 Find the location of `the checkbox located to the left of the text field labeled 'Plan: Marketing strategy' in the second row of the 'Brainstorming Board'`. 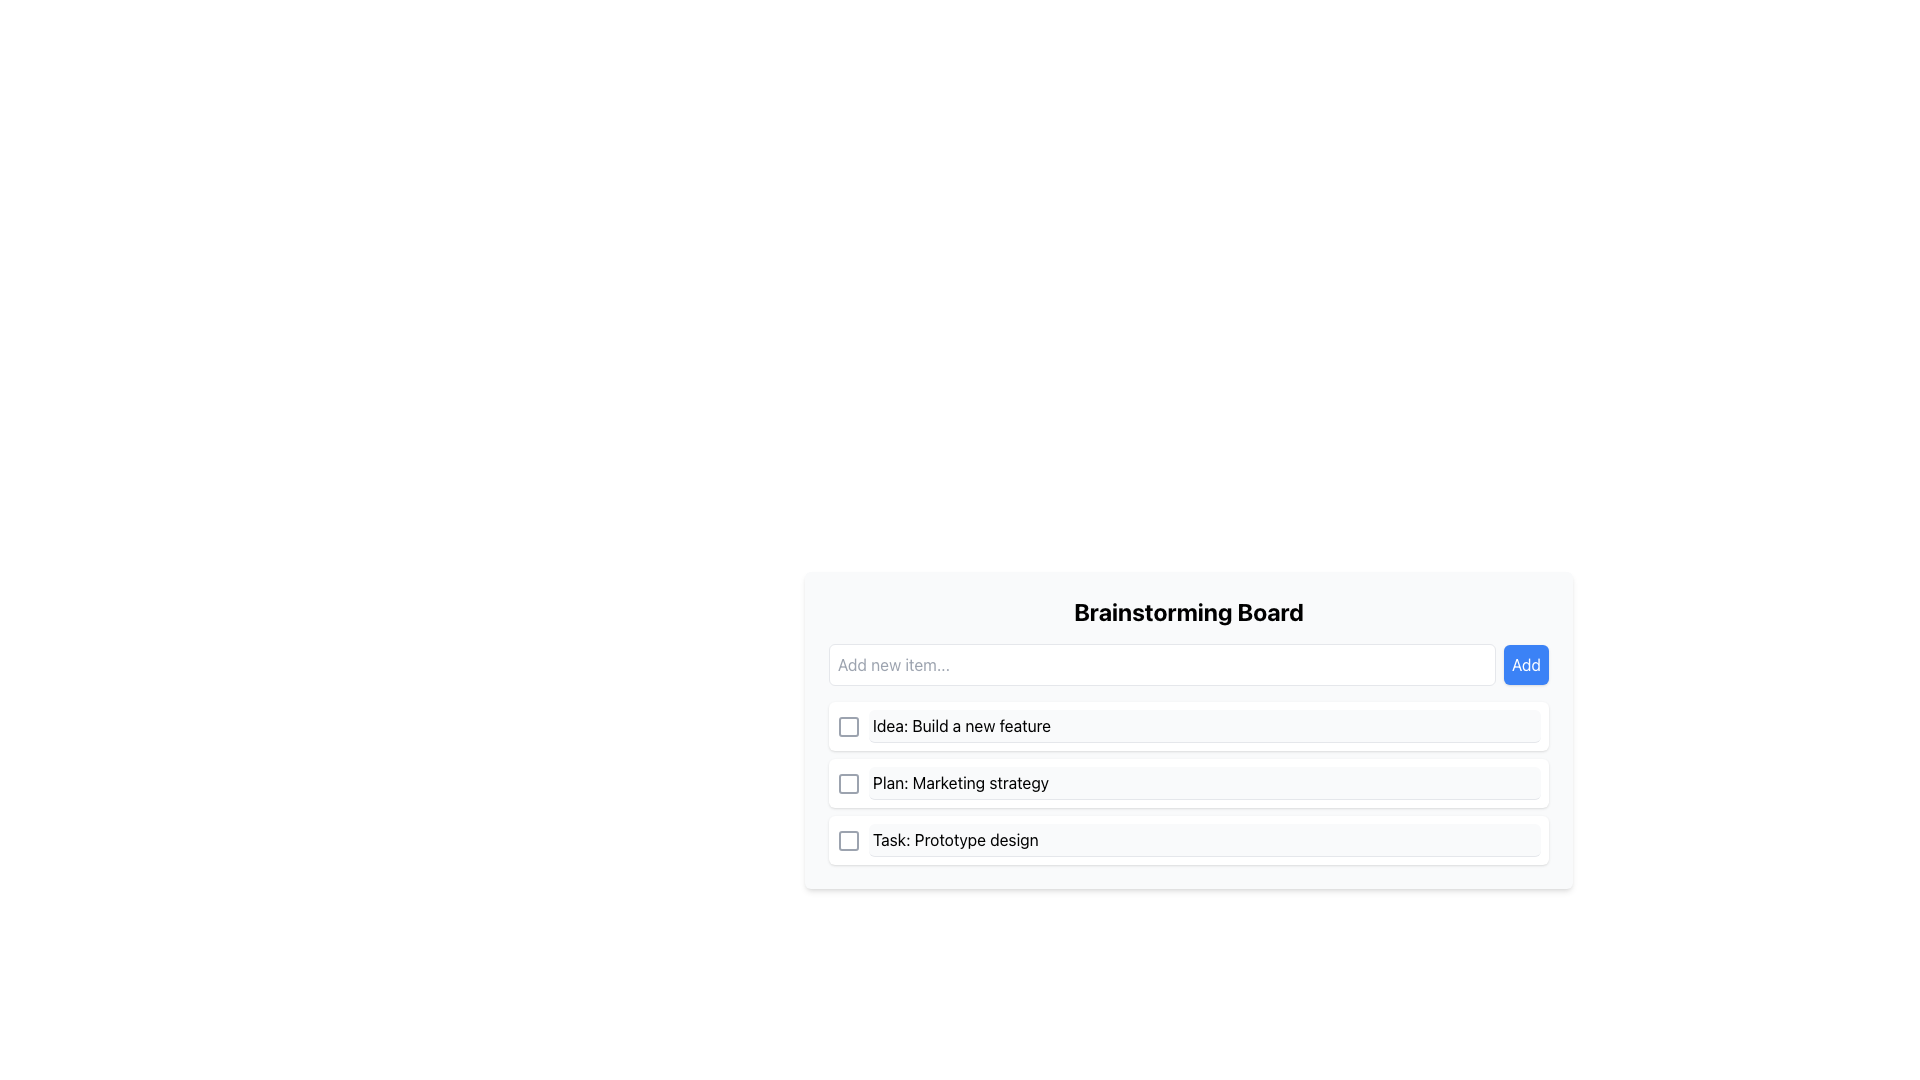

the checkbox located to the left of the text field labeled 'Plan: Marketing strategy' in the second row of the 'Brainstorming Board' is located at coordinates (849, 782).